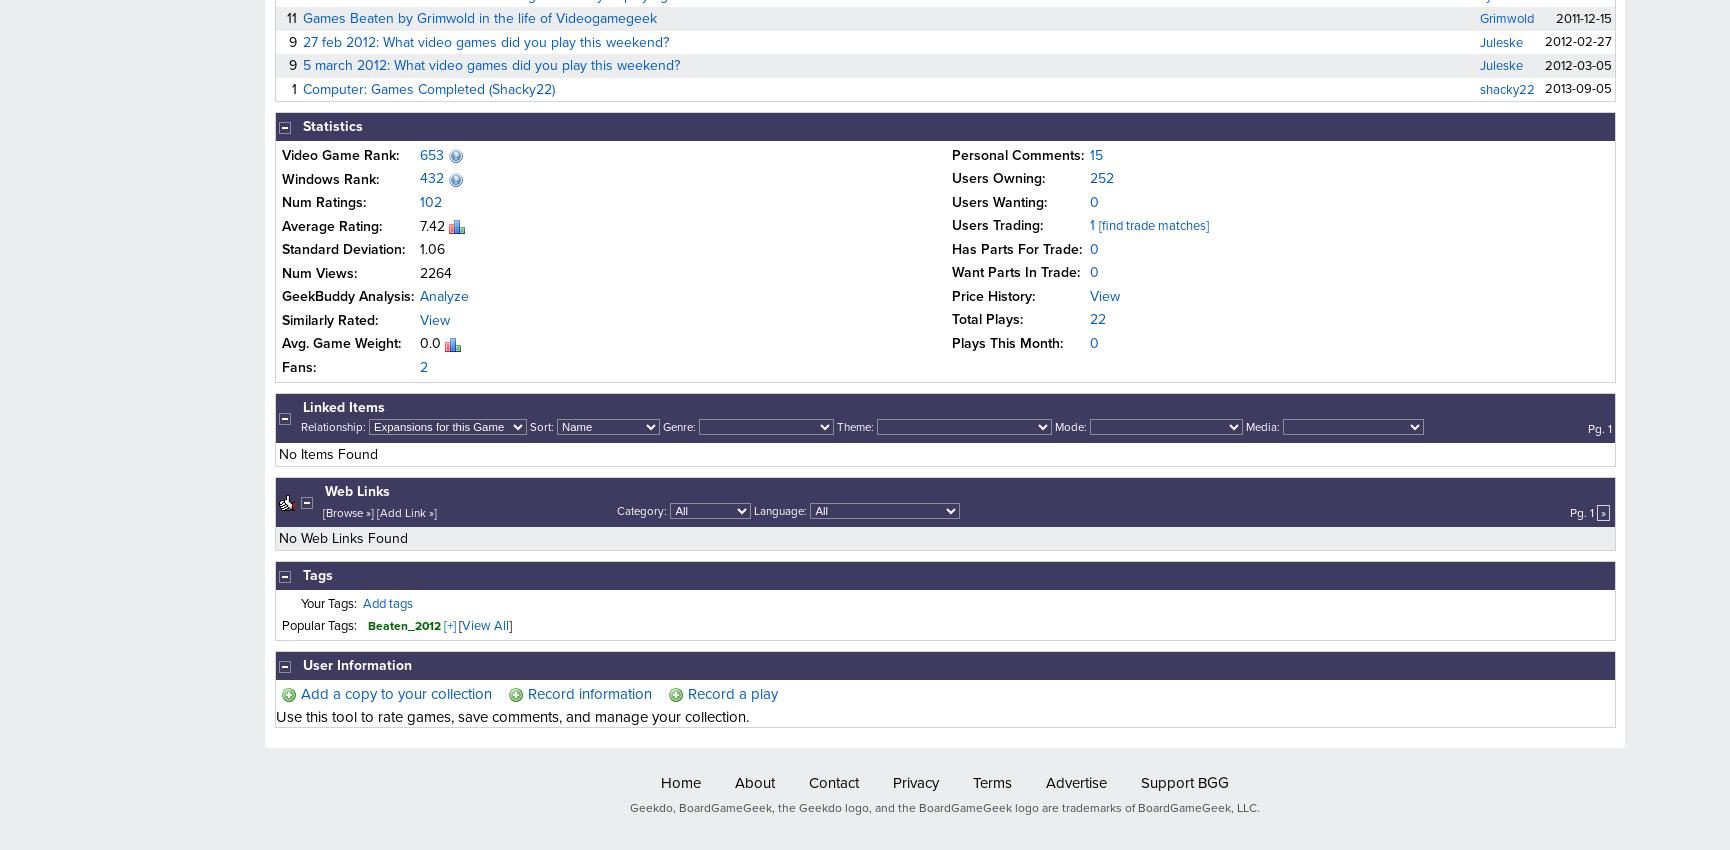 Image resolution: width=1730 pixels, height=850 pixels. Describe the element at coordinates (1053, 426) in the screenshot. I see `'Mode:'` at that location.